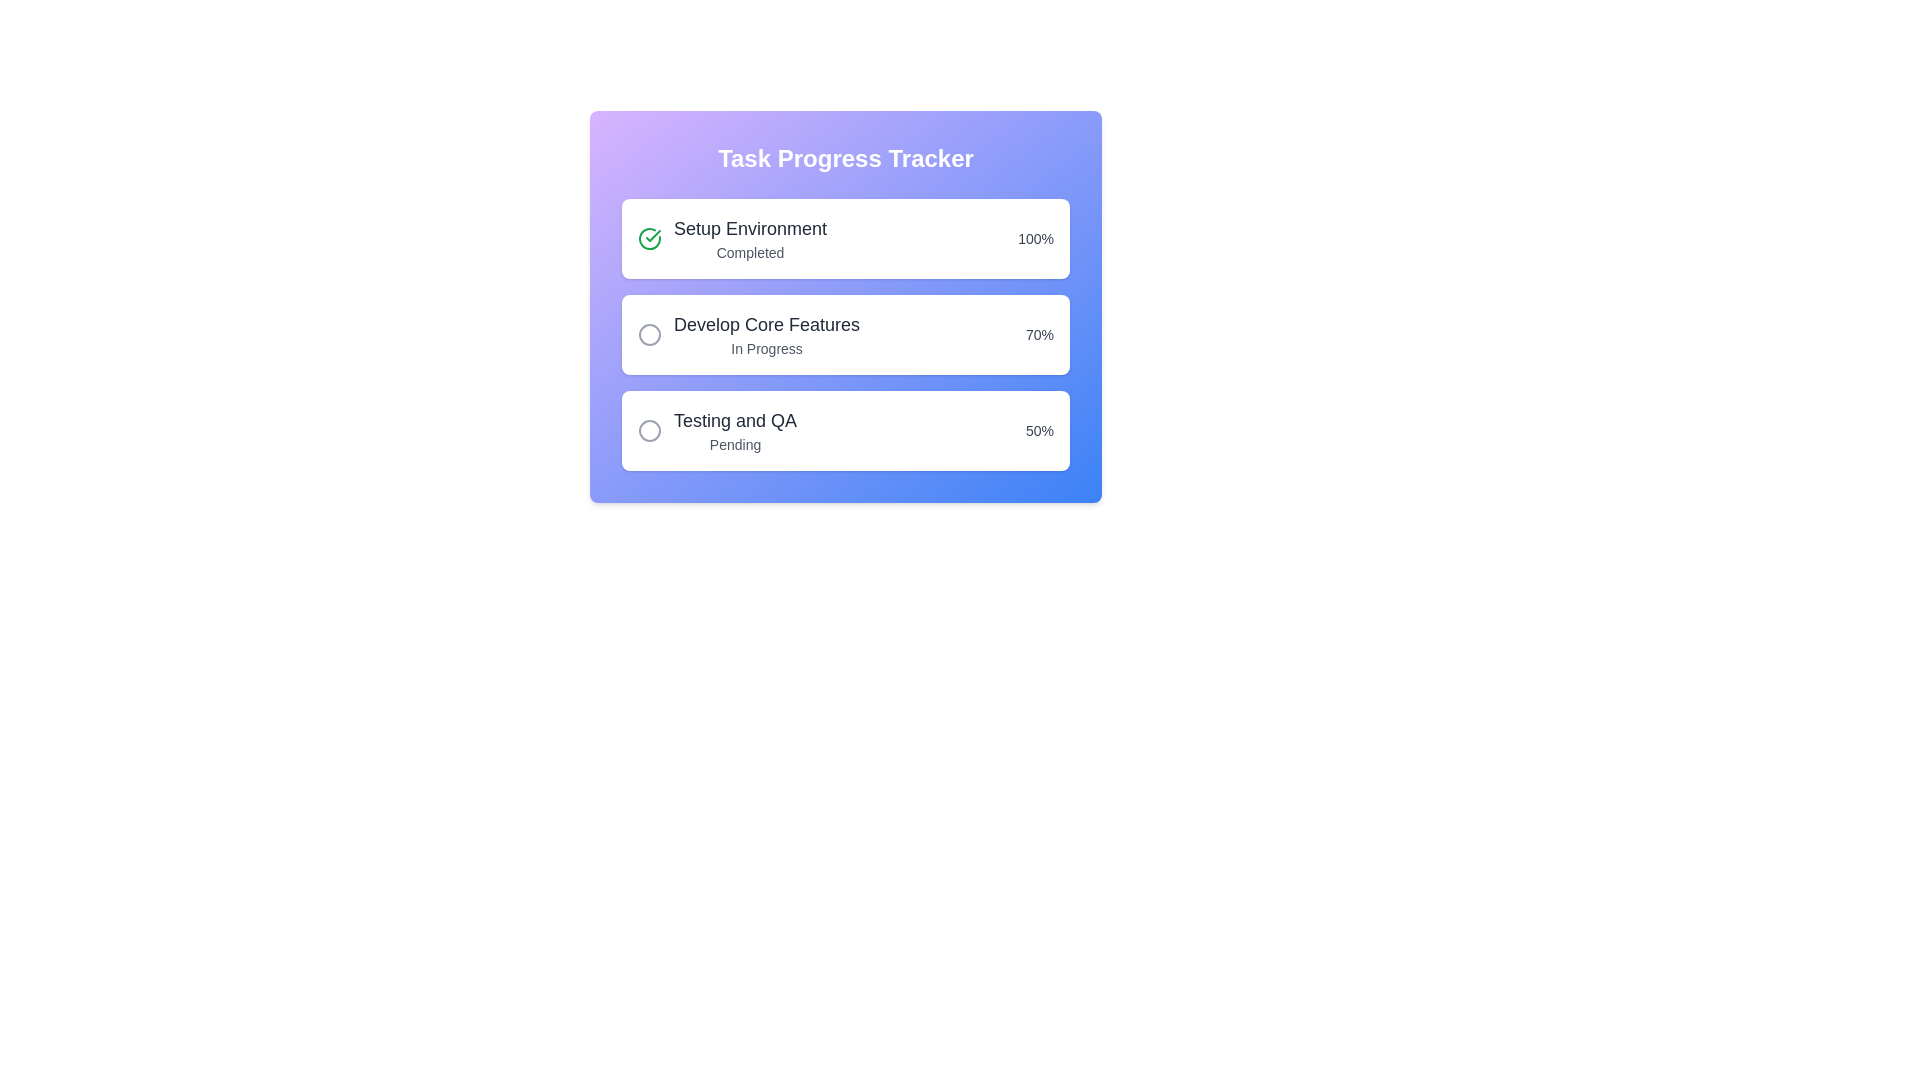 Image resolution: width=1920 pixels, height=1080 pixels. I want to click on the text label displaying 'In Progress', which is located beneath 'Develop Core Features' in the middle entry of the progress items, so click(766, 347).